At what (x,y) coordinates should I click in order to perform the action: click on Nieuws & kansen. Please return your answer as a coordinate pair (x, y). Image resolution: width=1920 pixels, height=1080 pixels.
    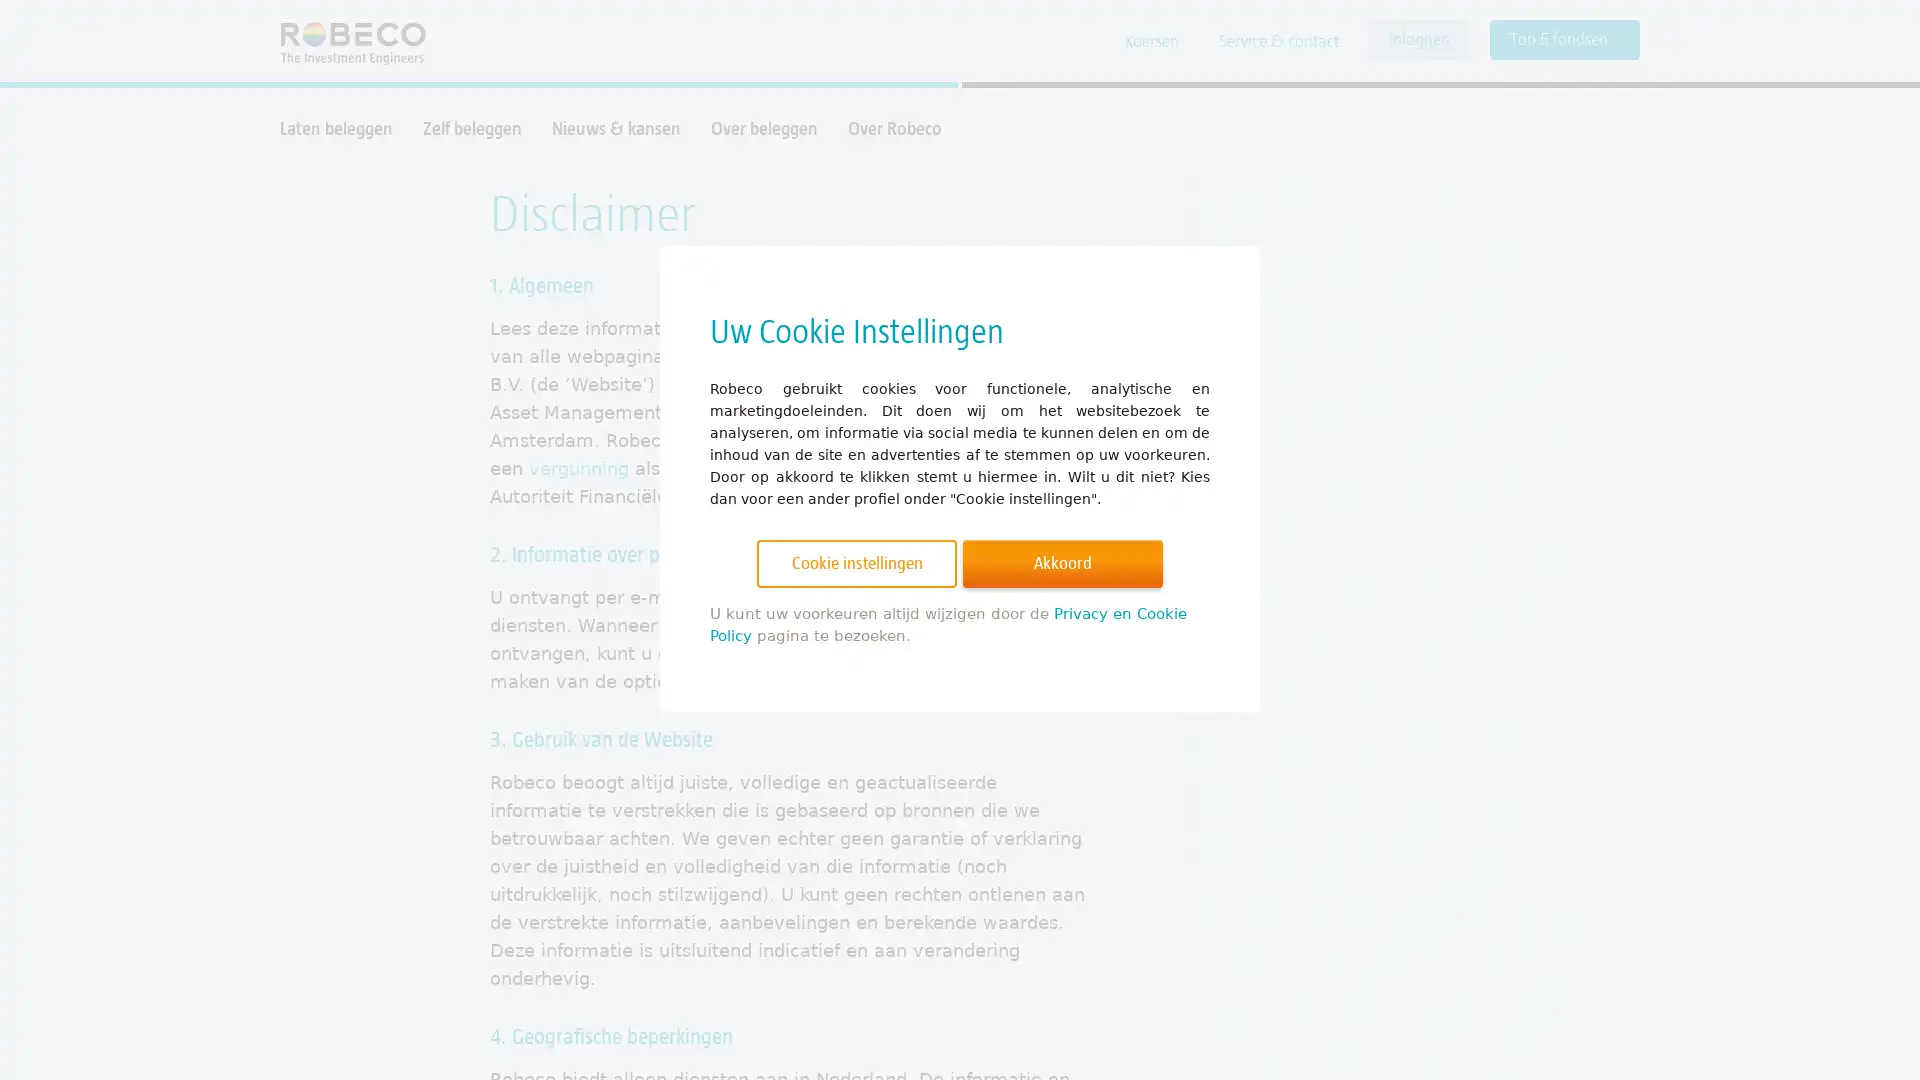
    Looking at the image, I should click on (615, 128).